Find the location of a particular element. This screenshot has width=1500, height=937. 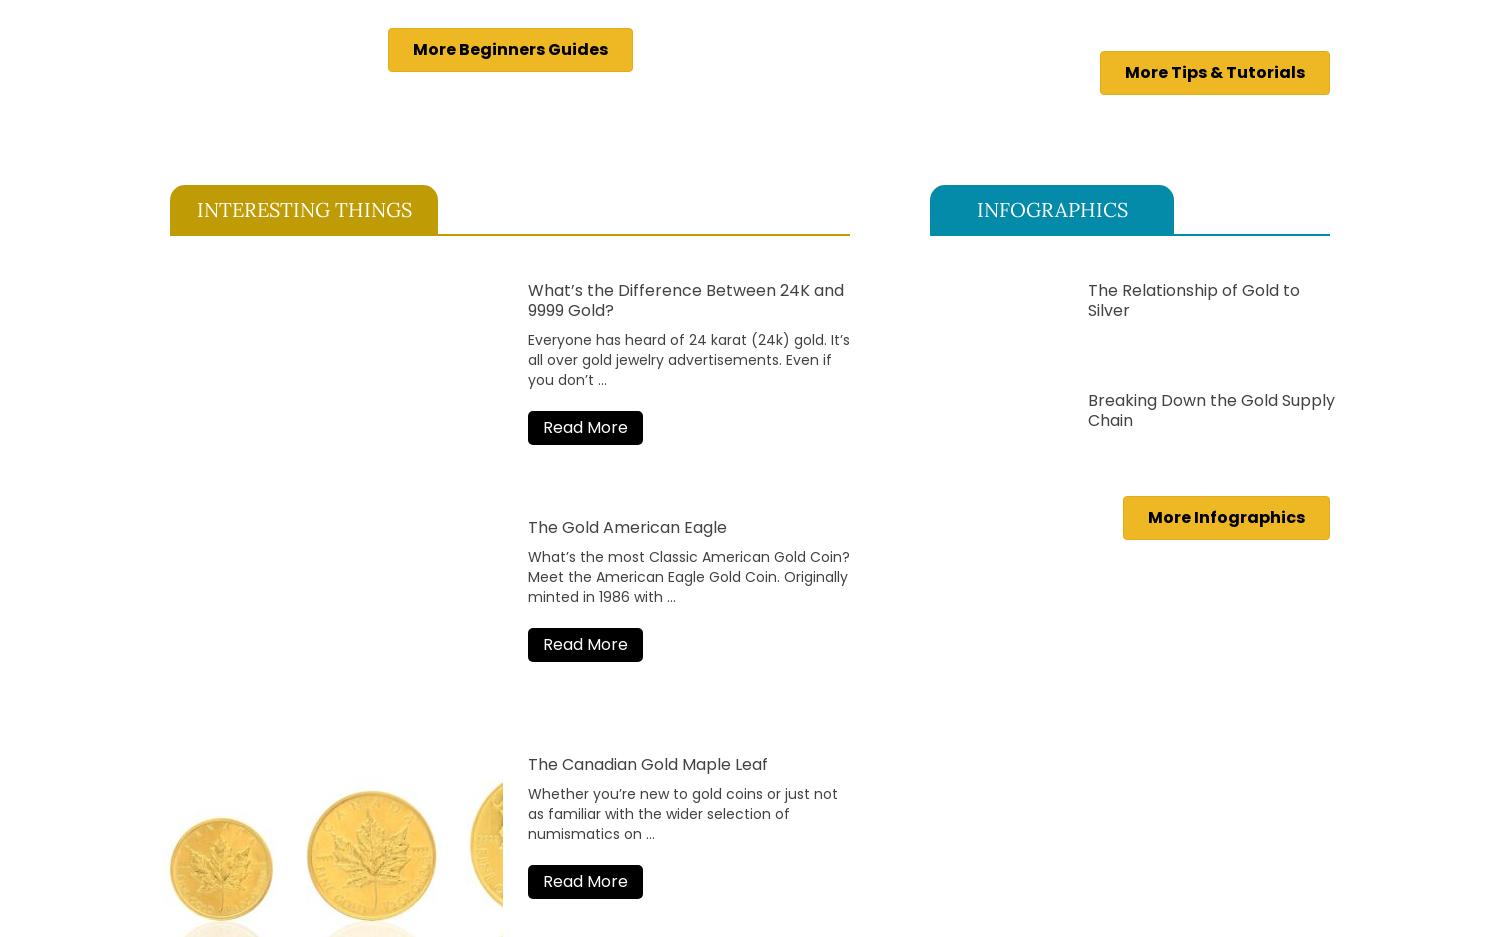

'INFOGRAPHICS' is located at coordinates (1051, 208).